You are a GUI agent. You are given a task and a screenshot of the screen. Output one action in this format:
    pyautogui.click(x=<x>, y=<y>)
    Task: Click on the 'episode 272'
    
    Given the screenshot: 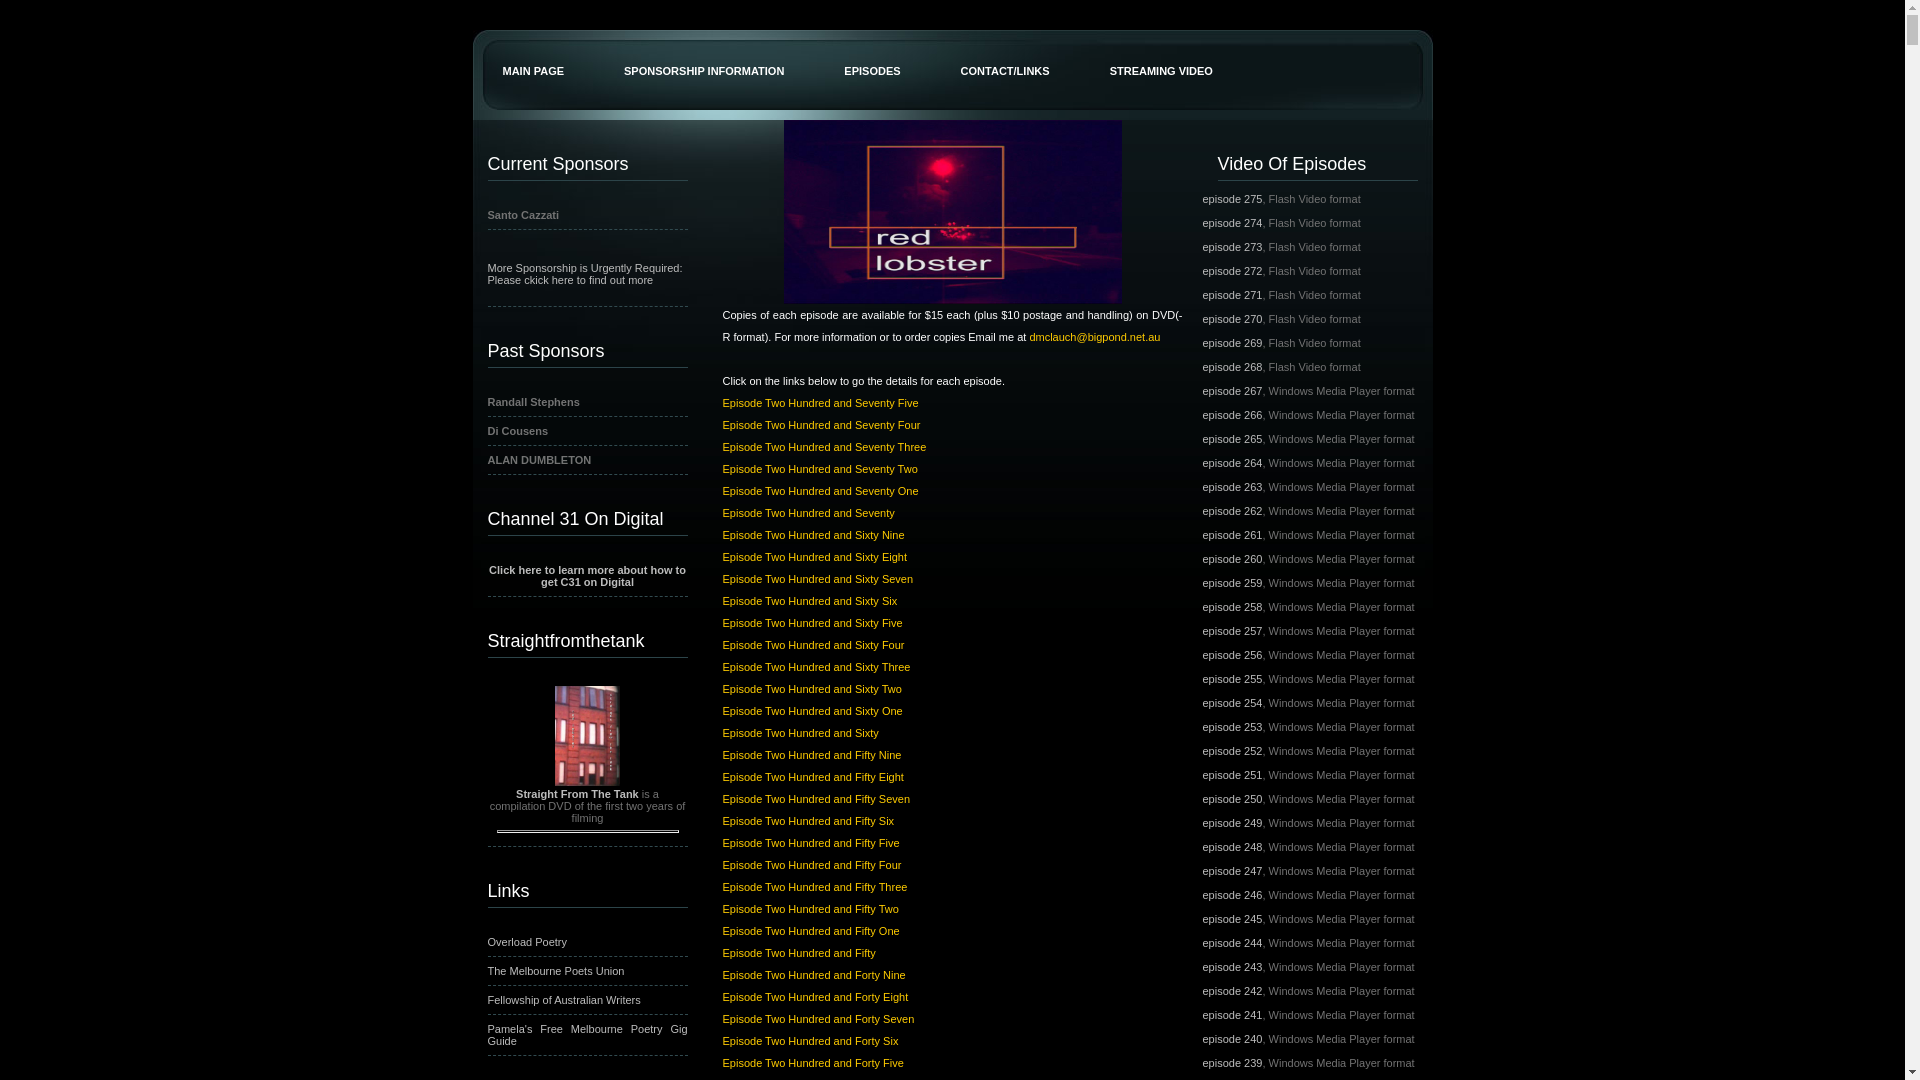 What is the action you would take?
    pyautogui.click(x=1231, y=270)
    